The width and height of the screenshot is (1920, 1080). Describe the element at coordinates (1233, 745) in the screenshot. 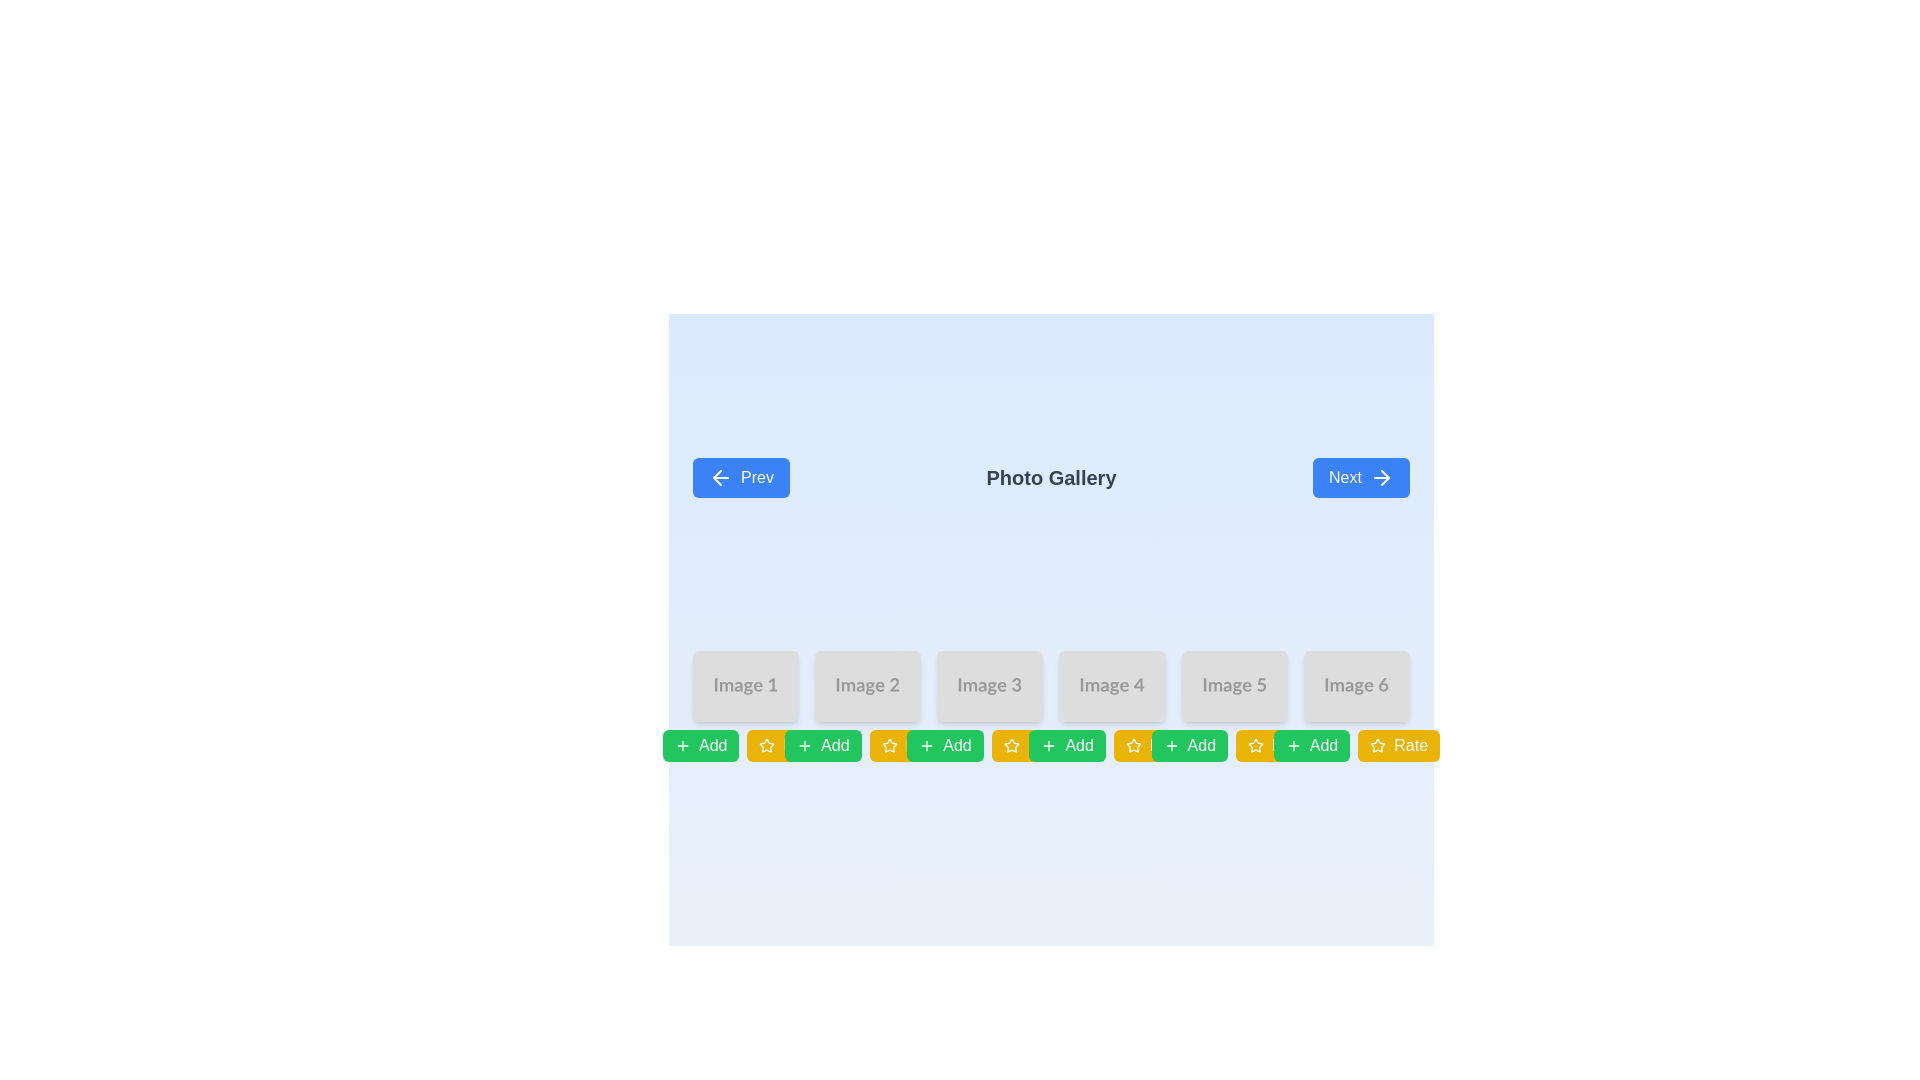

I see `the star-shaped icon with a yellow background located in the middle toolbar below the fifth image in the photo gallery for rating adjustment` at that location.